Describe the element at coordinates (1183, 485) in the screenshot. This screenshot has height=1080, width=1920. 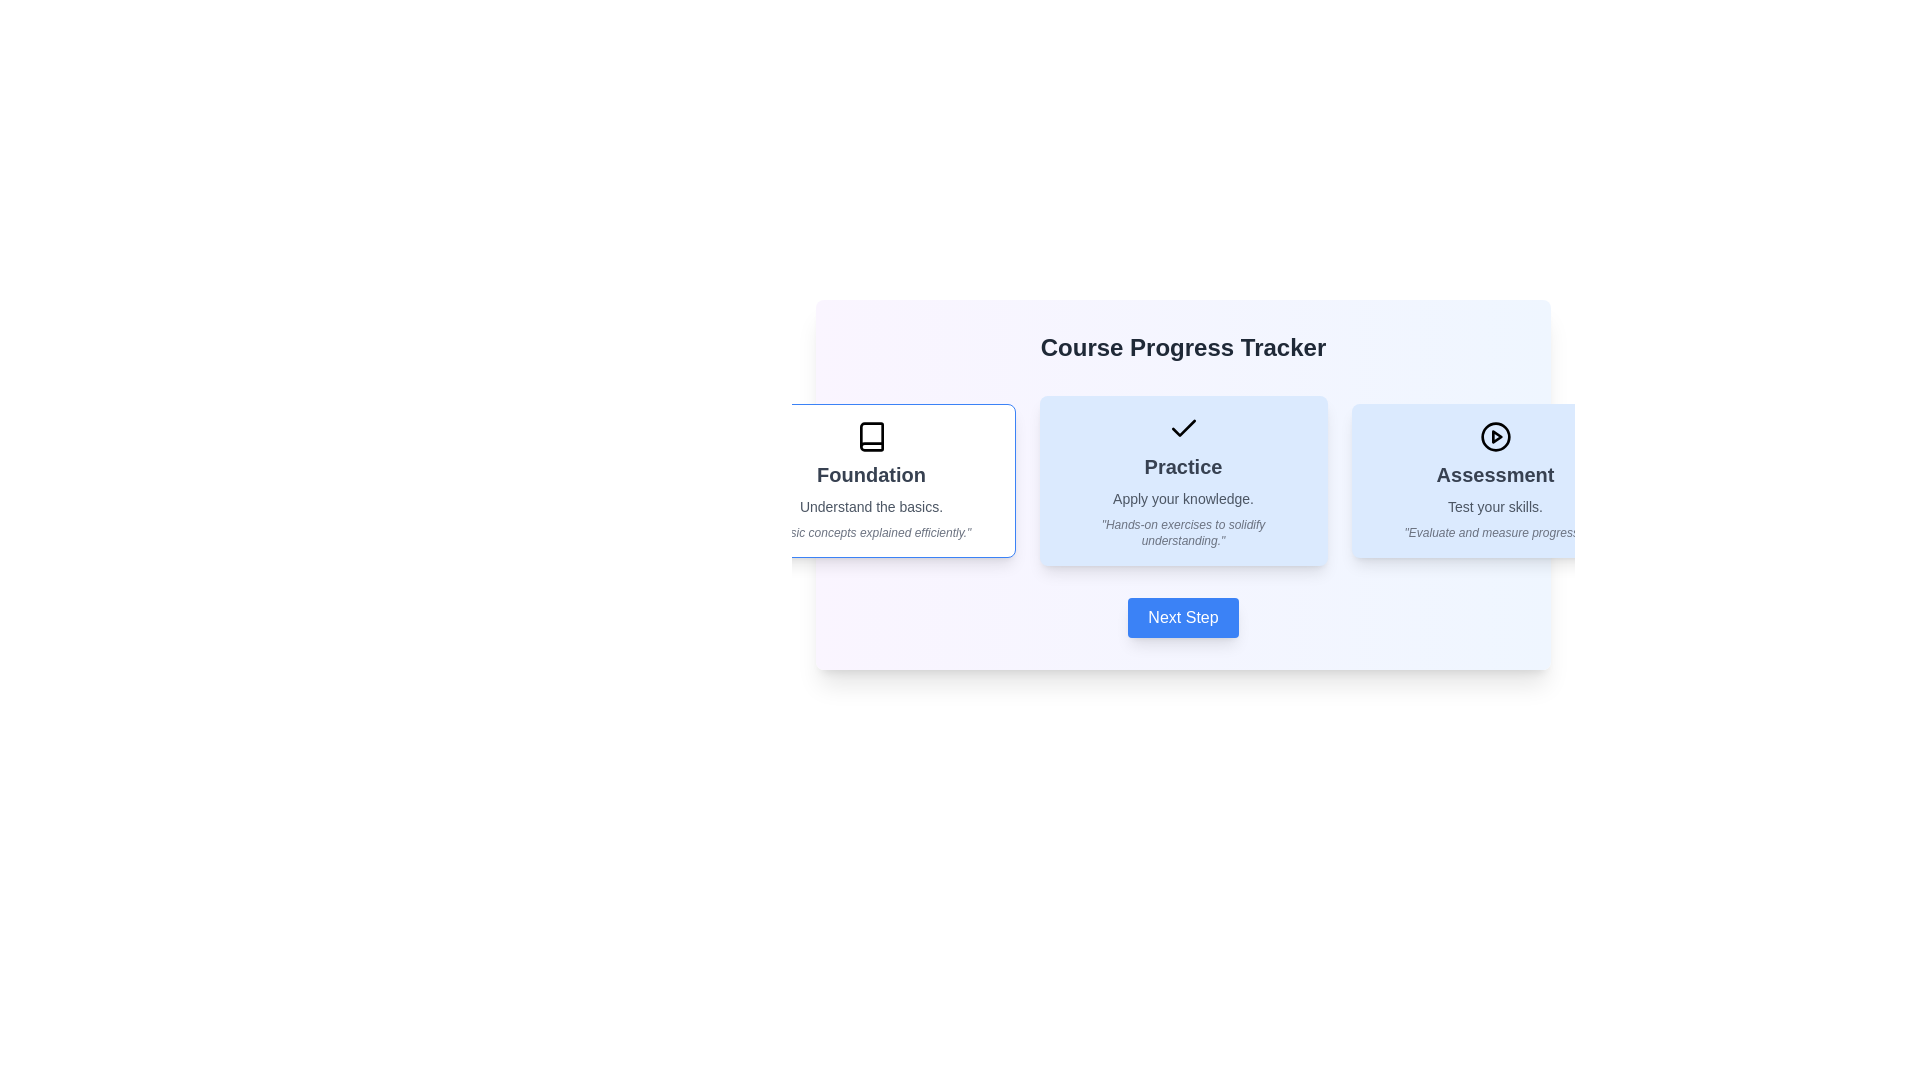
I see `the 'Practice' learning module header` at that location.